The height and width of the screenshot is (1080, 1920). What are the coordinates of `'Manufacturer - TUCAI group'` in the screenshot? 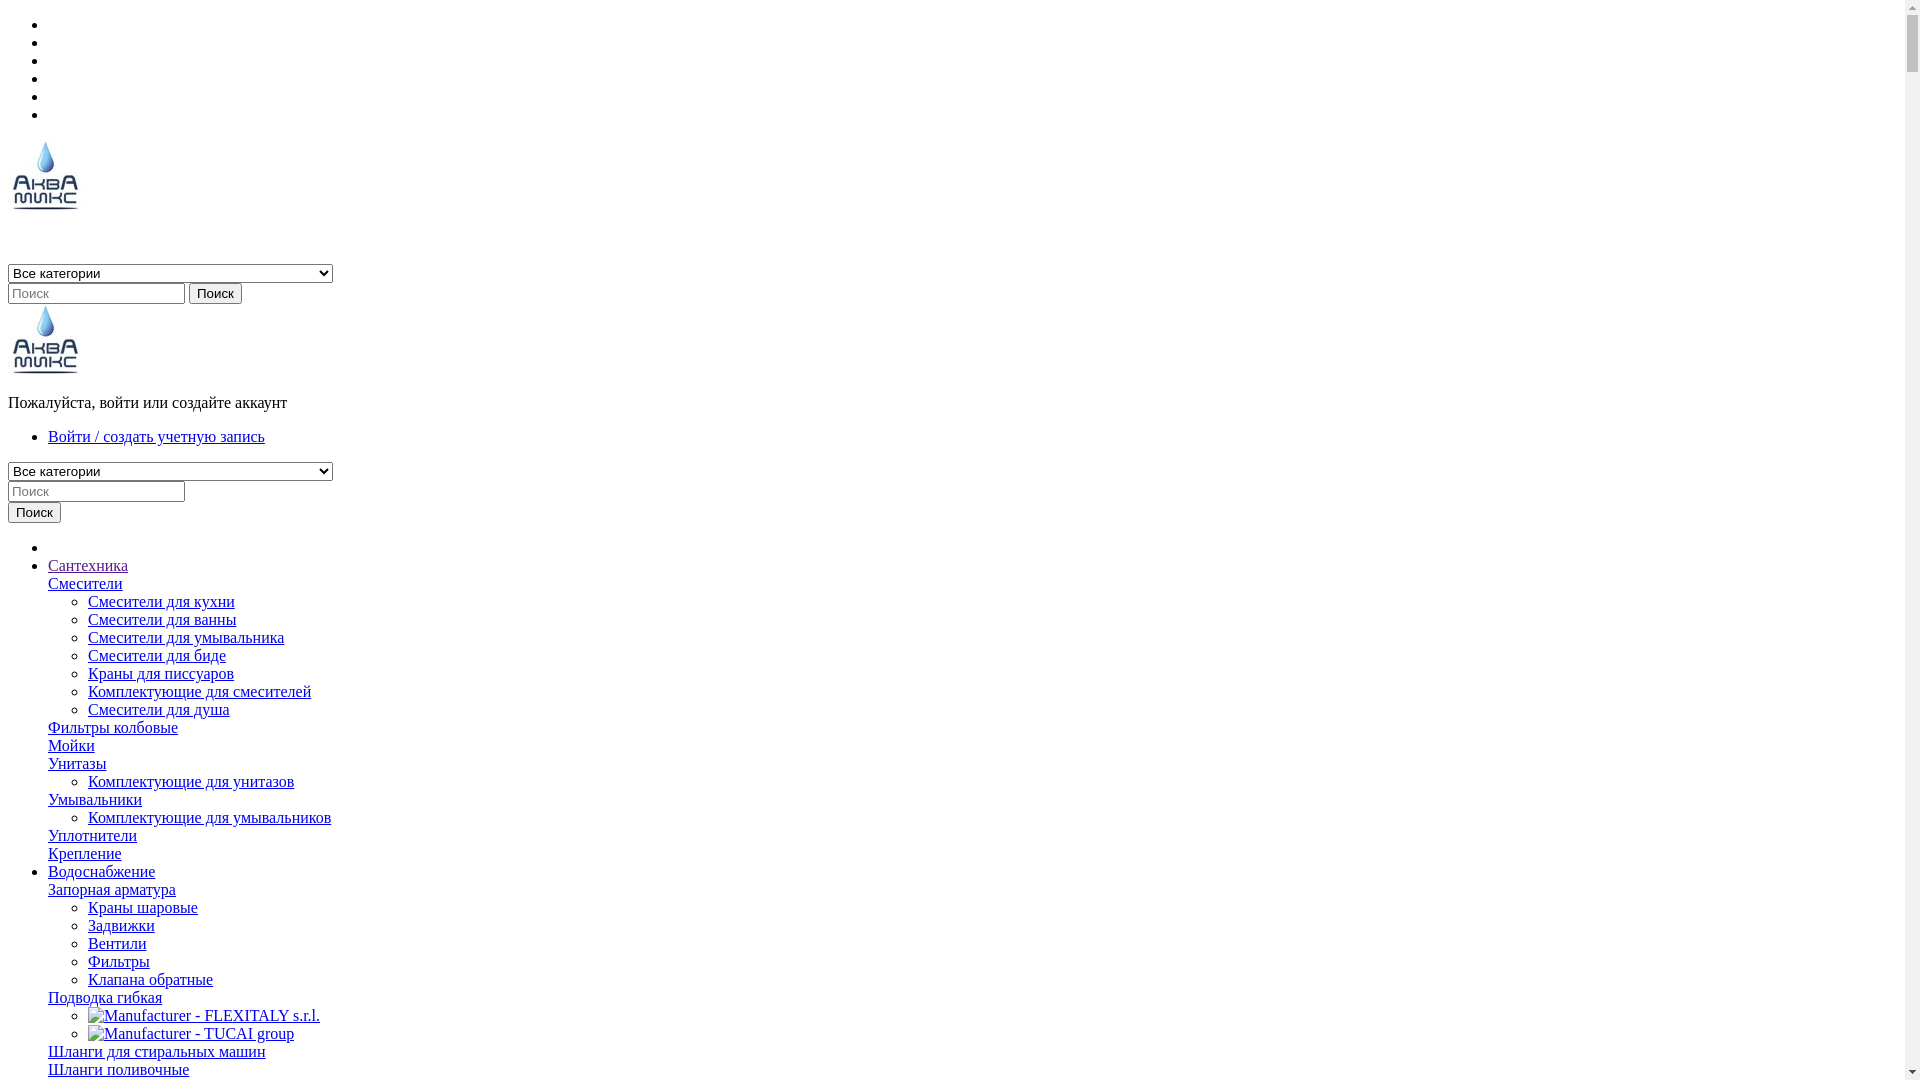 It's located at (191, 1033).